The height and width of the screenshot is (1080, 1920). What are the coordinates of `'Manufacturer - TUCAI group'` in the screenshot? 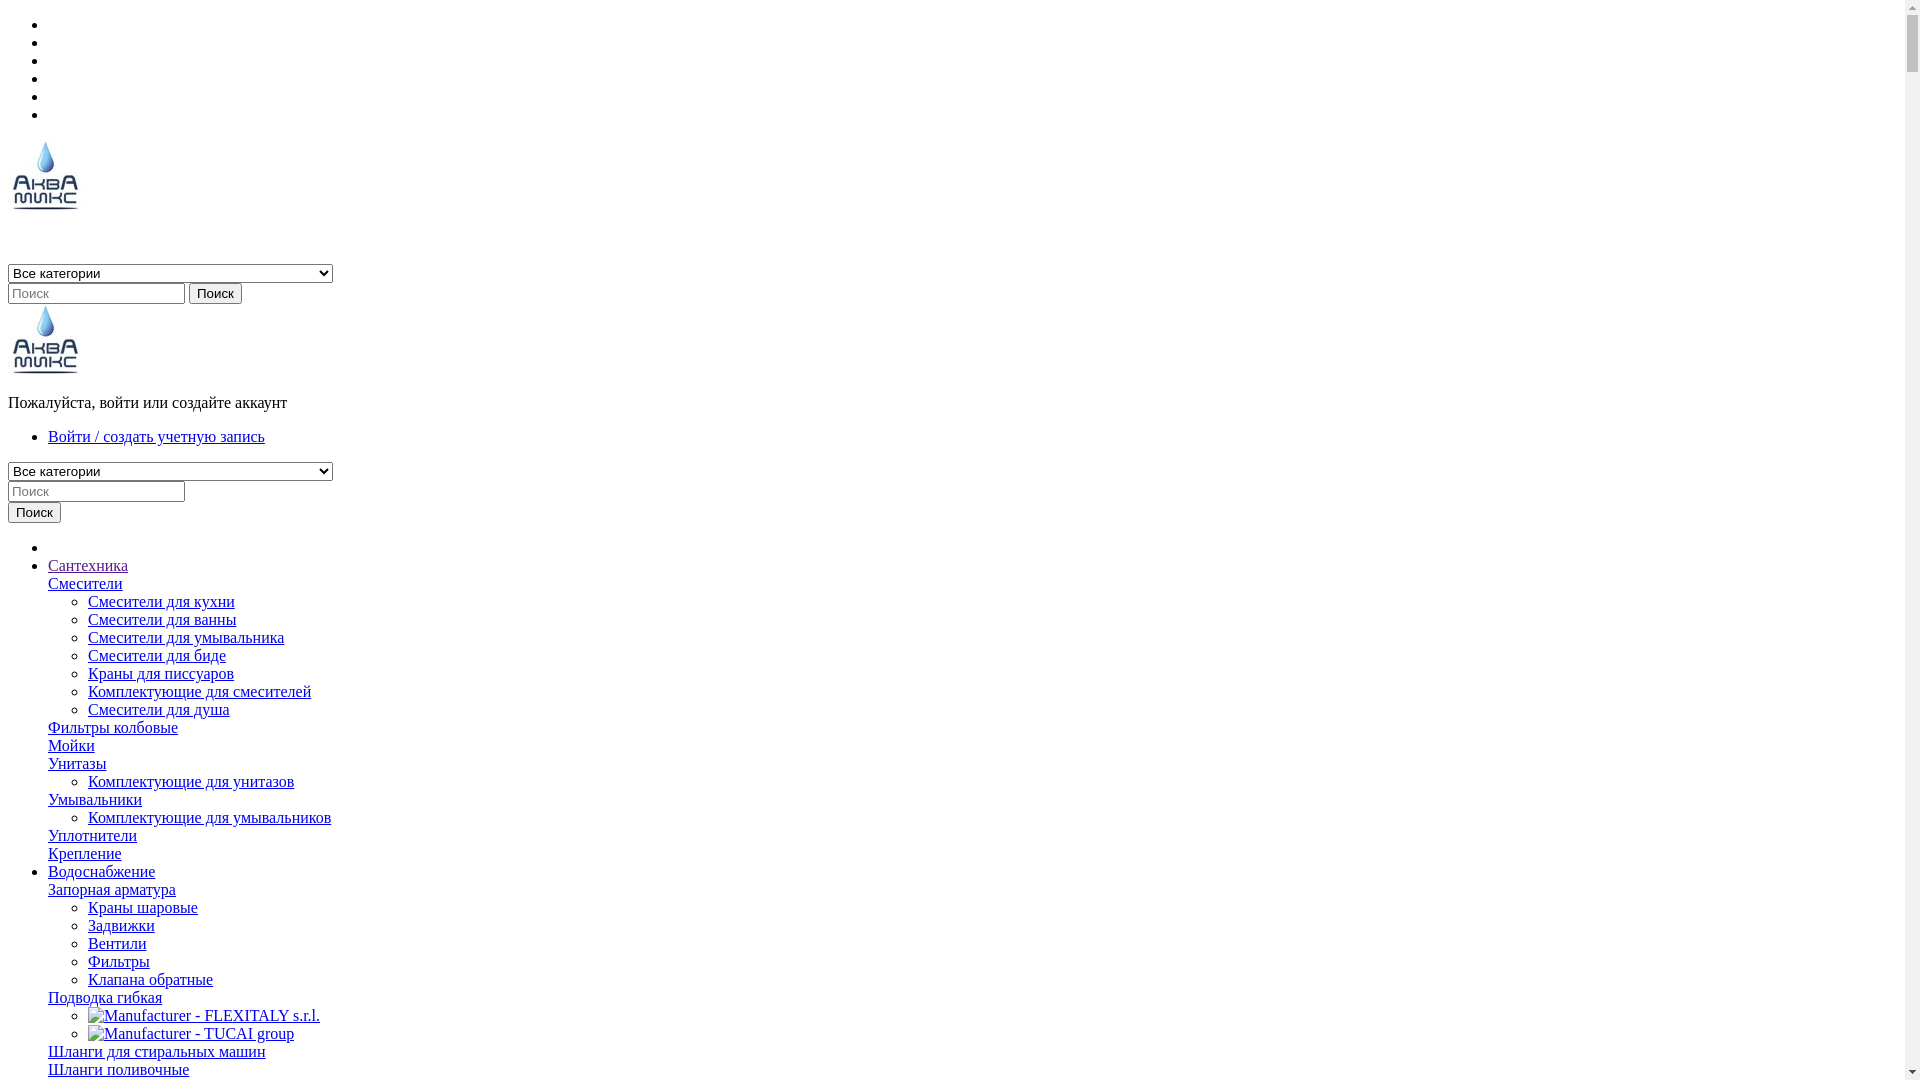 It's located at (191, 1033).